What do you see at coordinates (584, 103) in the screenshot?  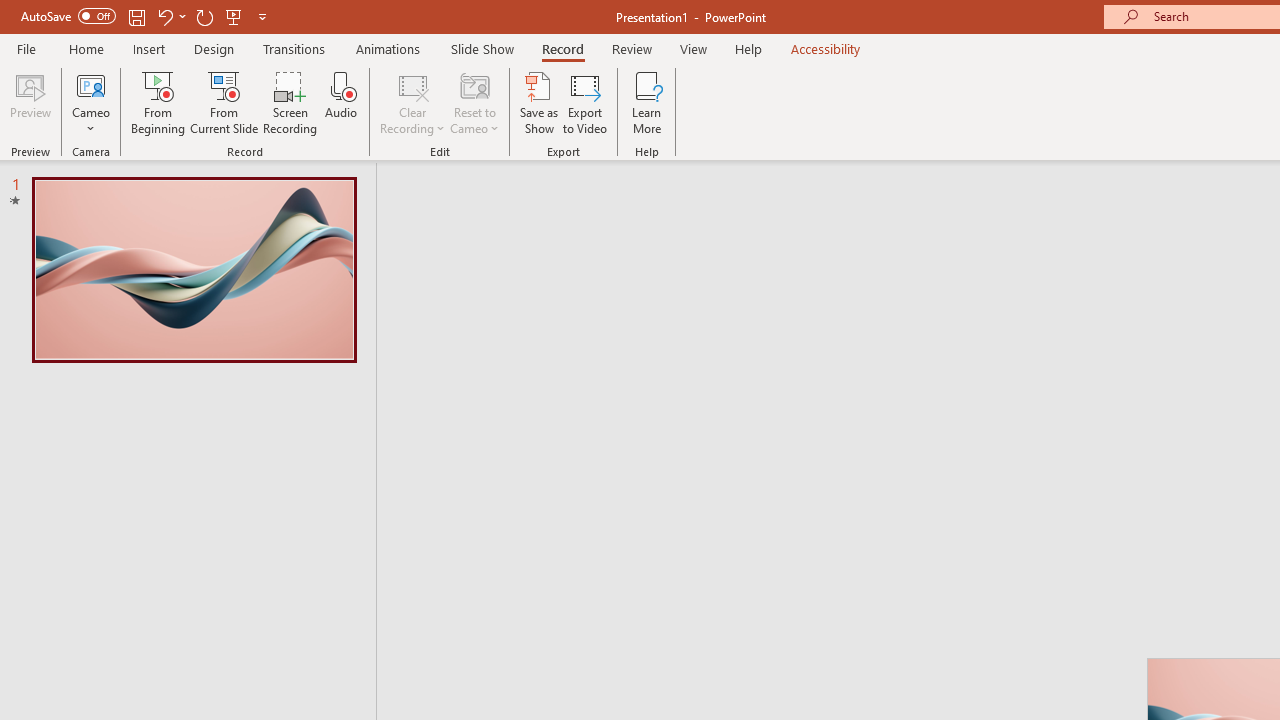 I see `'Export to Video'` at bounding box center [584, 103].